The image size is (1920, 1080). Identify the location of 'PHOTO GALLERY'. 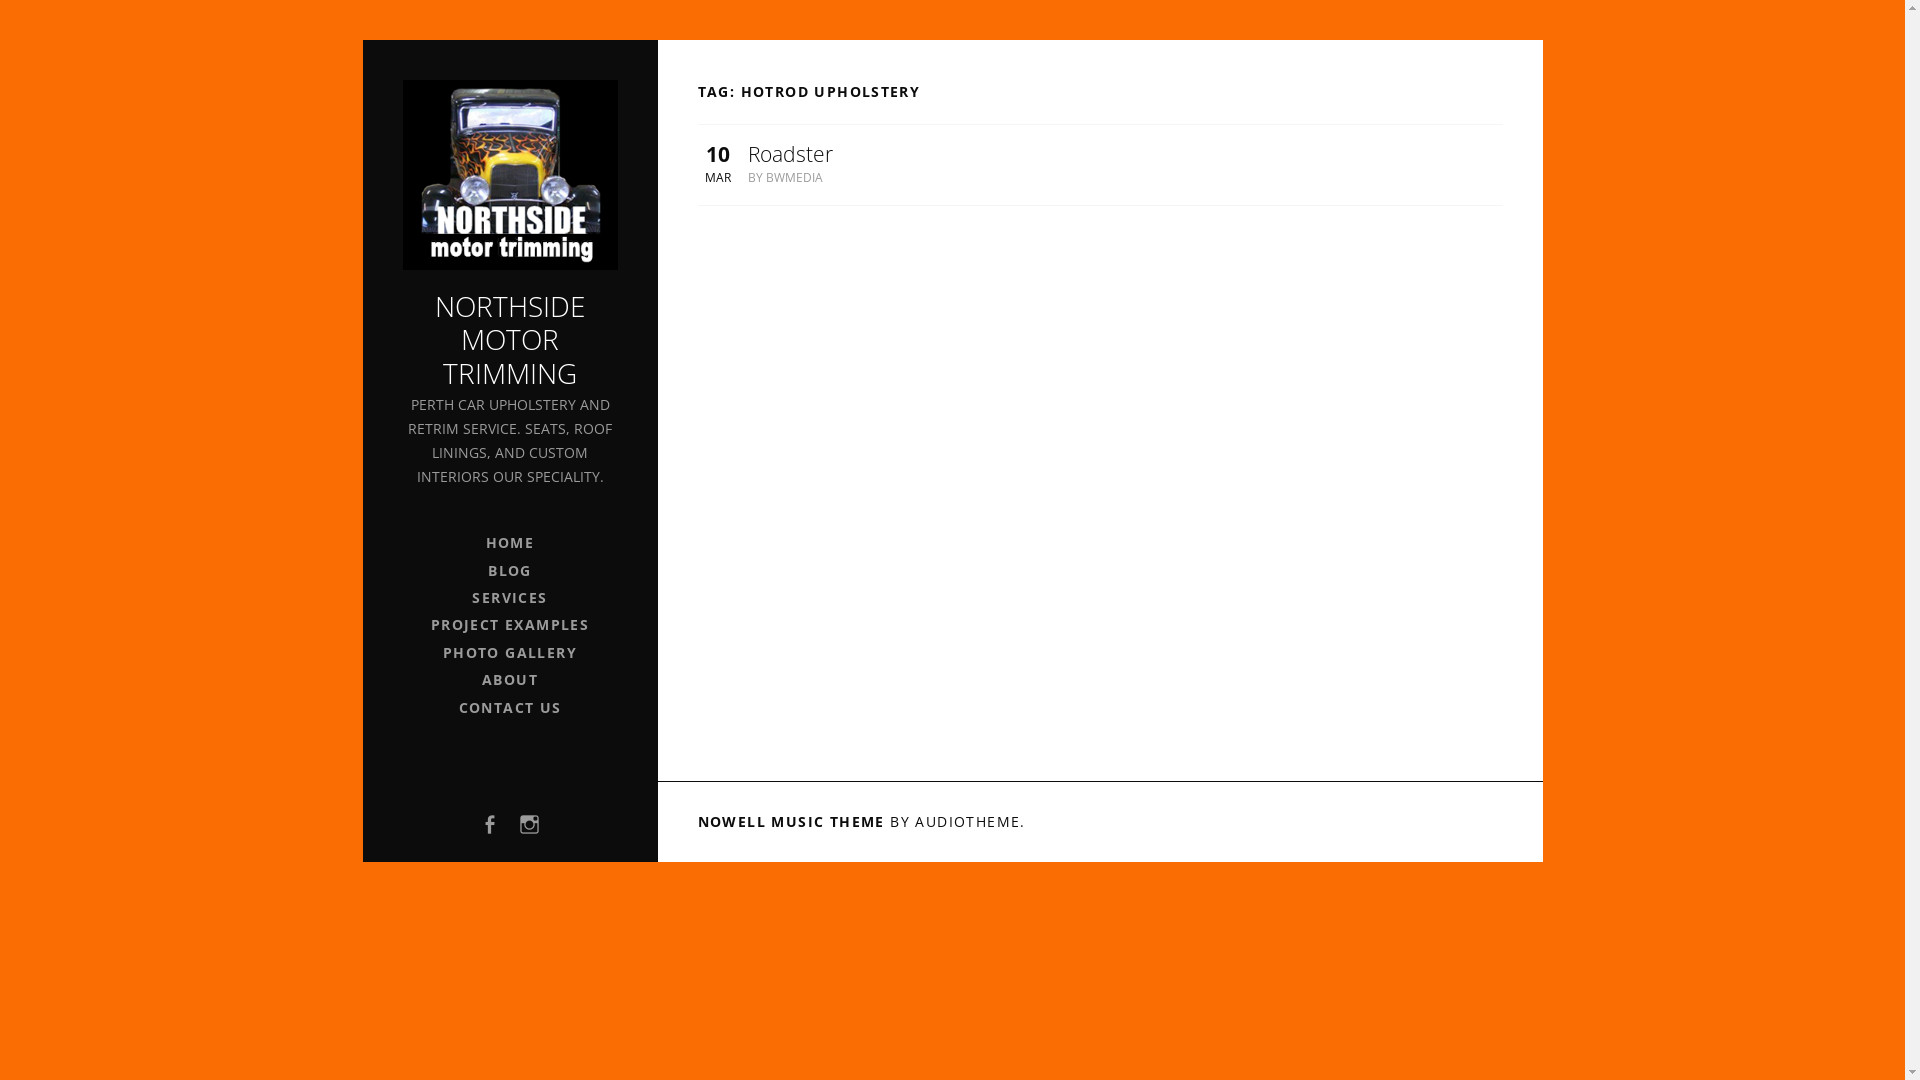
(509, 652).